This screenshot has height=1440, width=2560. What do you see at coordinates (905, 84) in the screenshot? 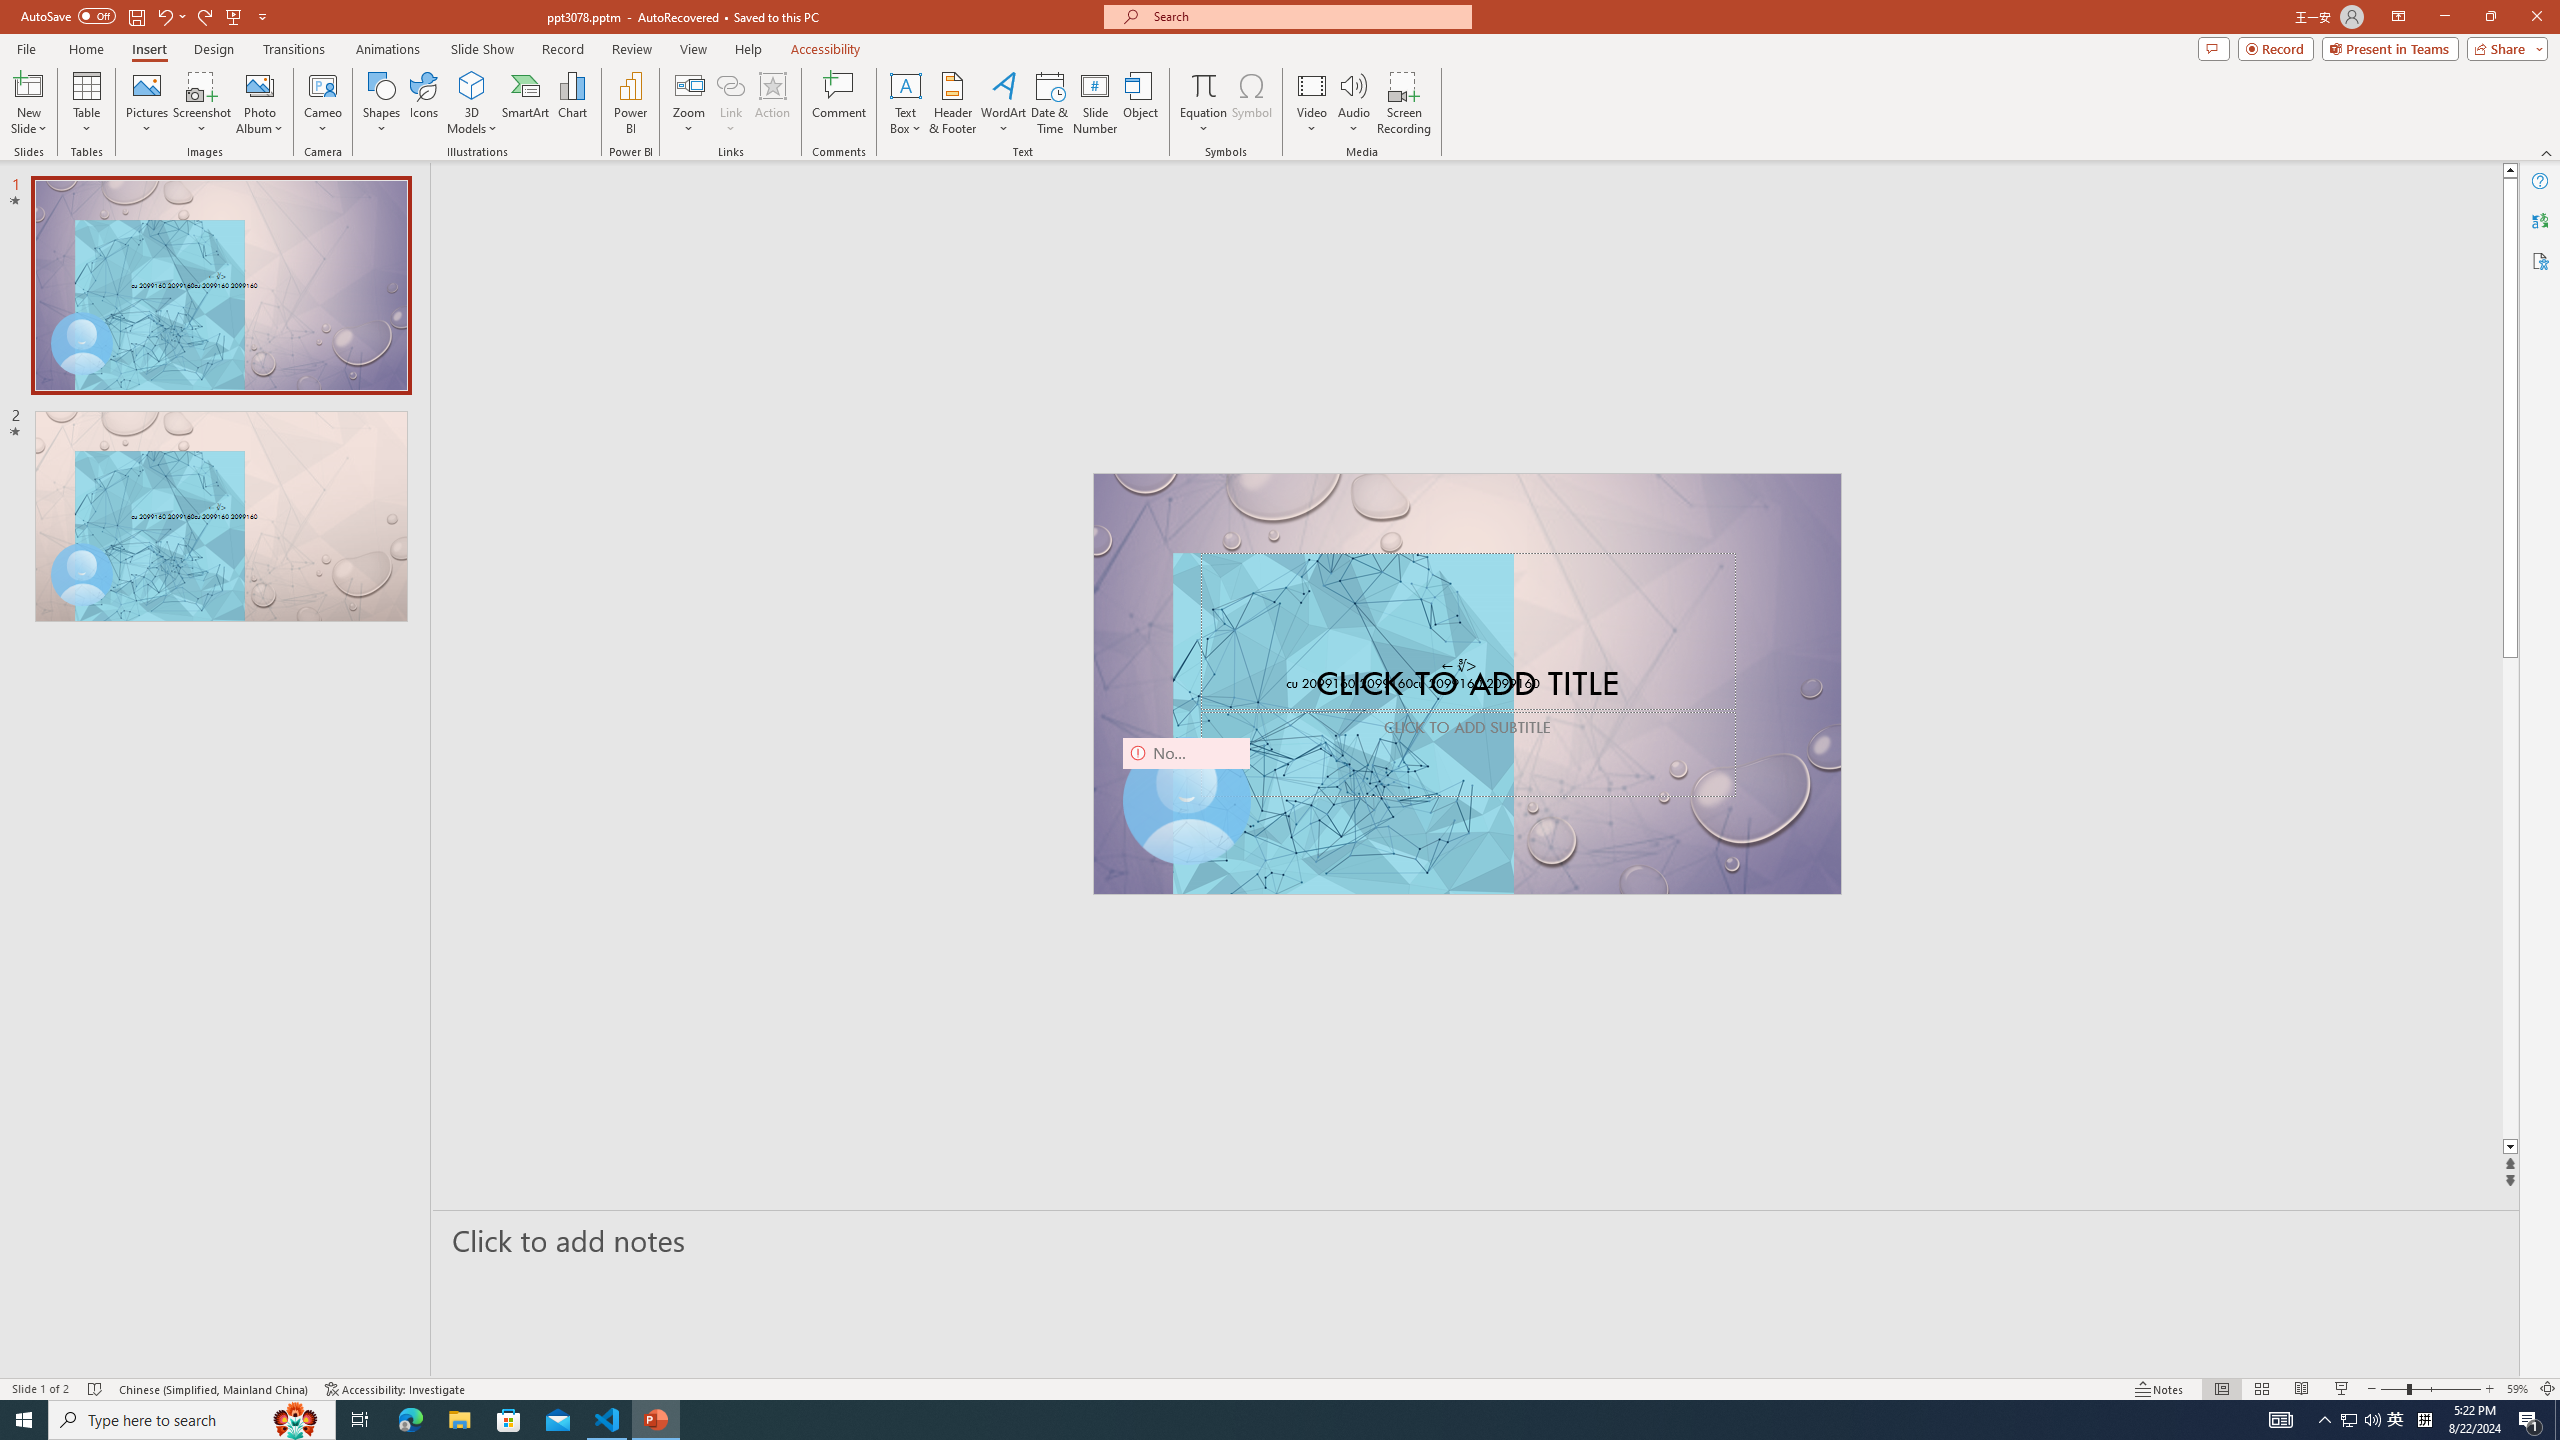
I see `'Draw Horizontal Text Box'` at bounding box center [905, 84].